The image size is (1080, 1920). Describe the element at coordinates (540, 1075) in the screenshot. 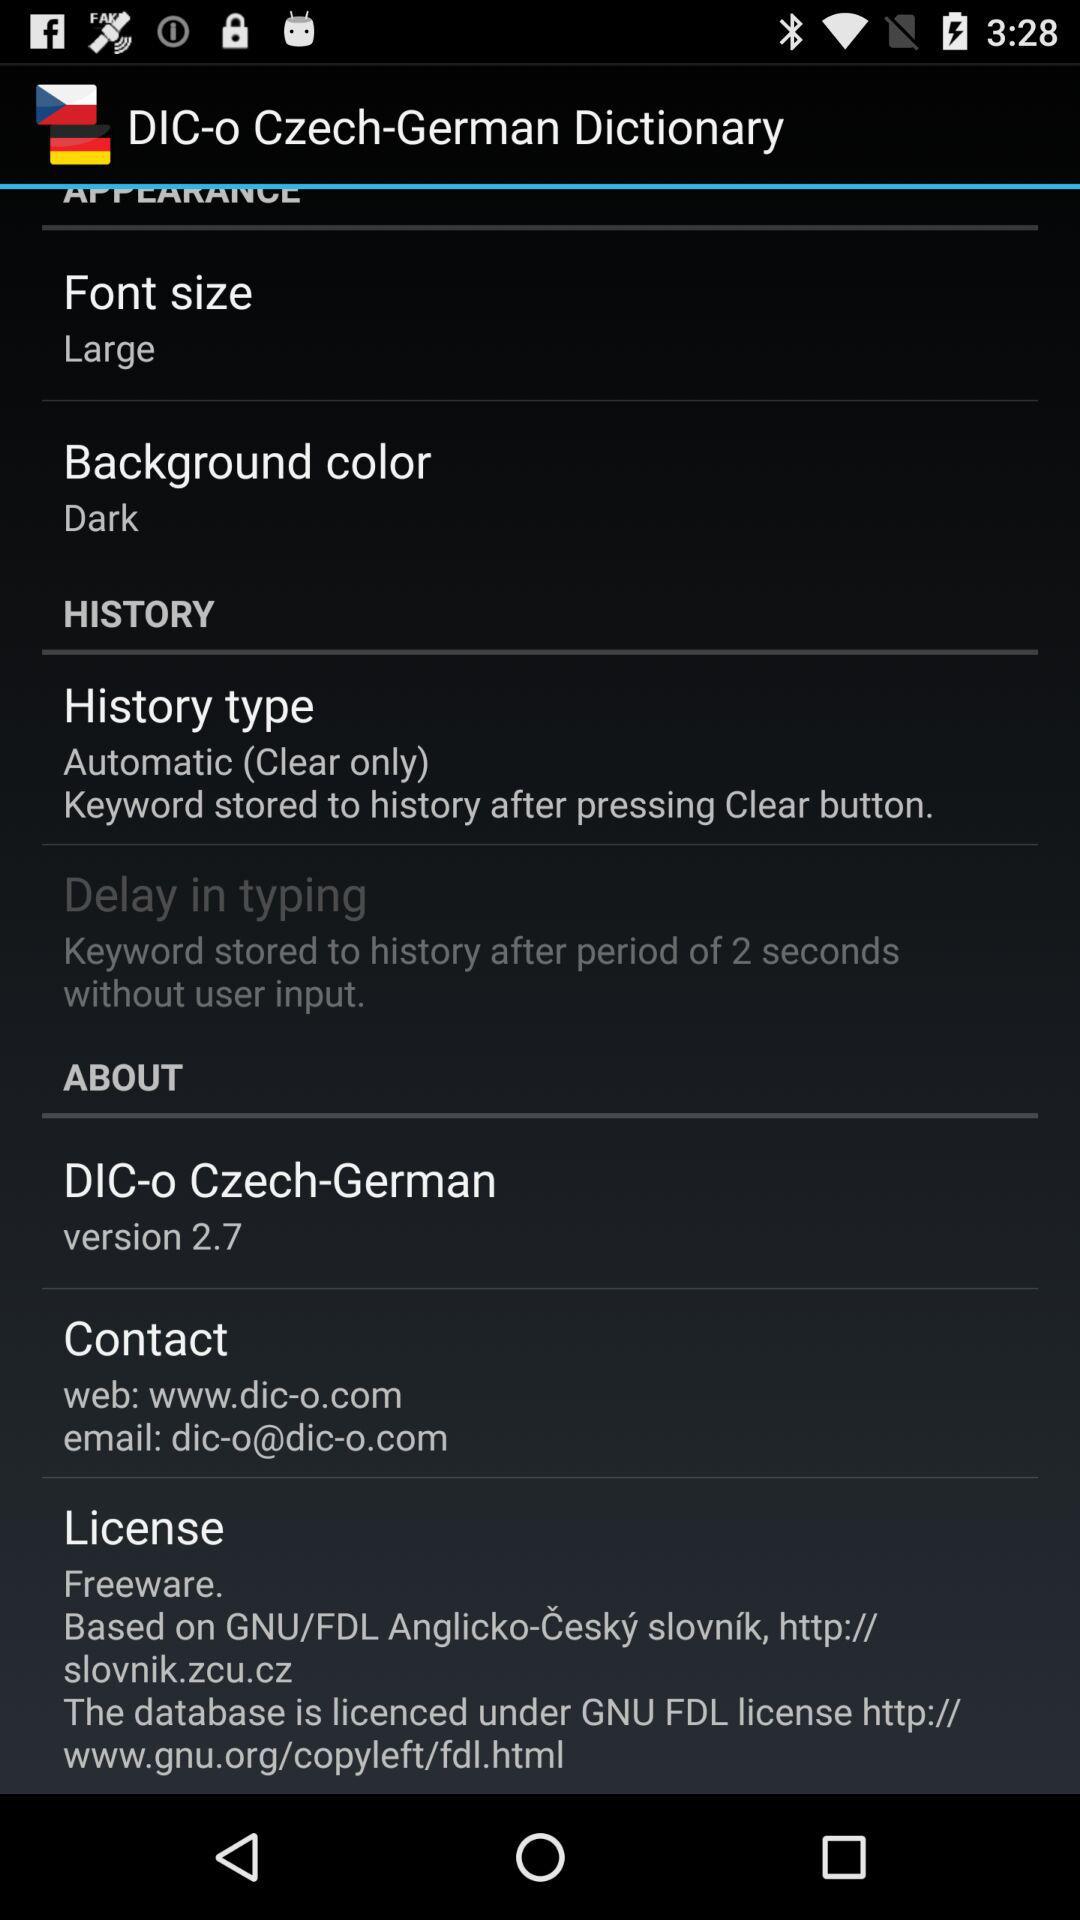

I see `the about` at that location.